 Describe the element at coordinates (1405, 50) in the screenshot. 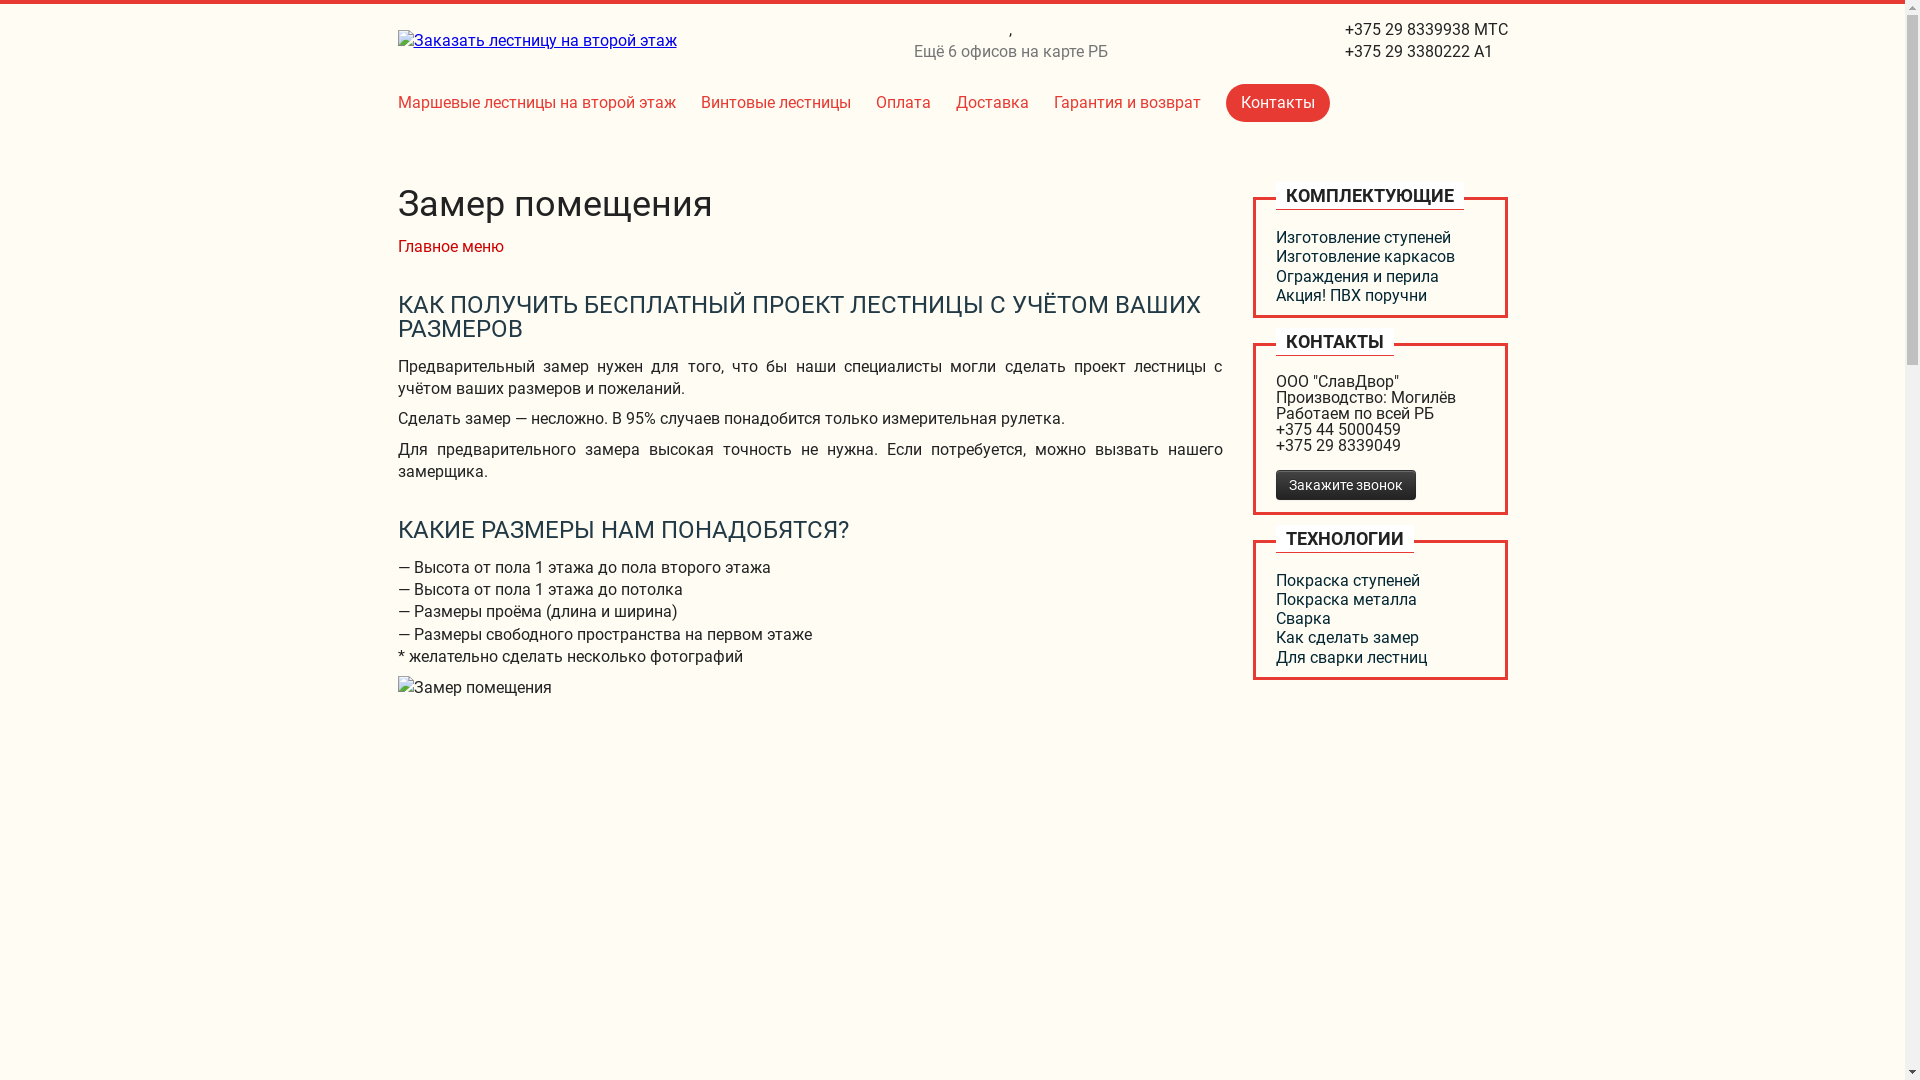

I see `'+375 29 3380222'` at that location.